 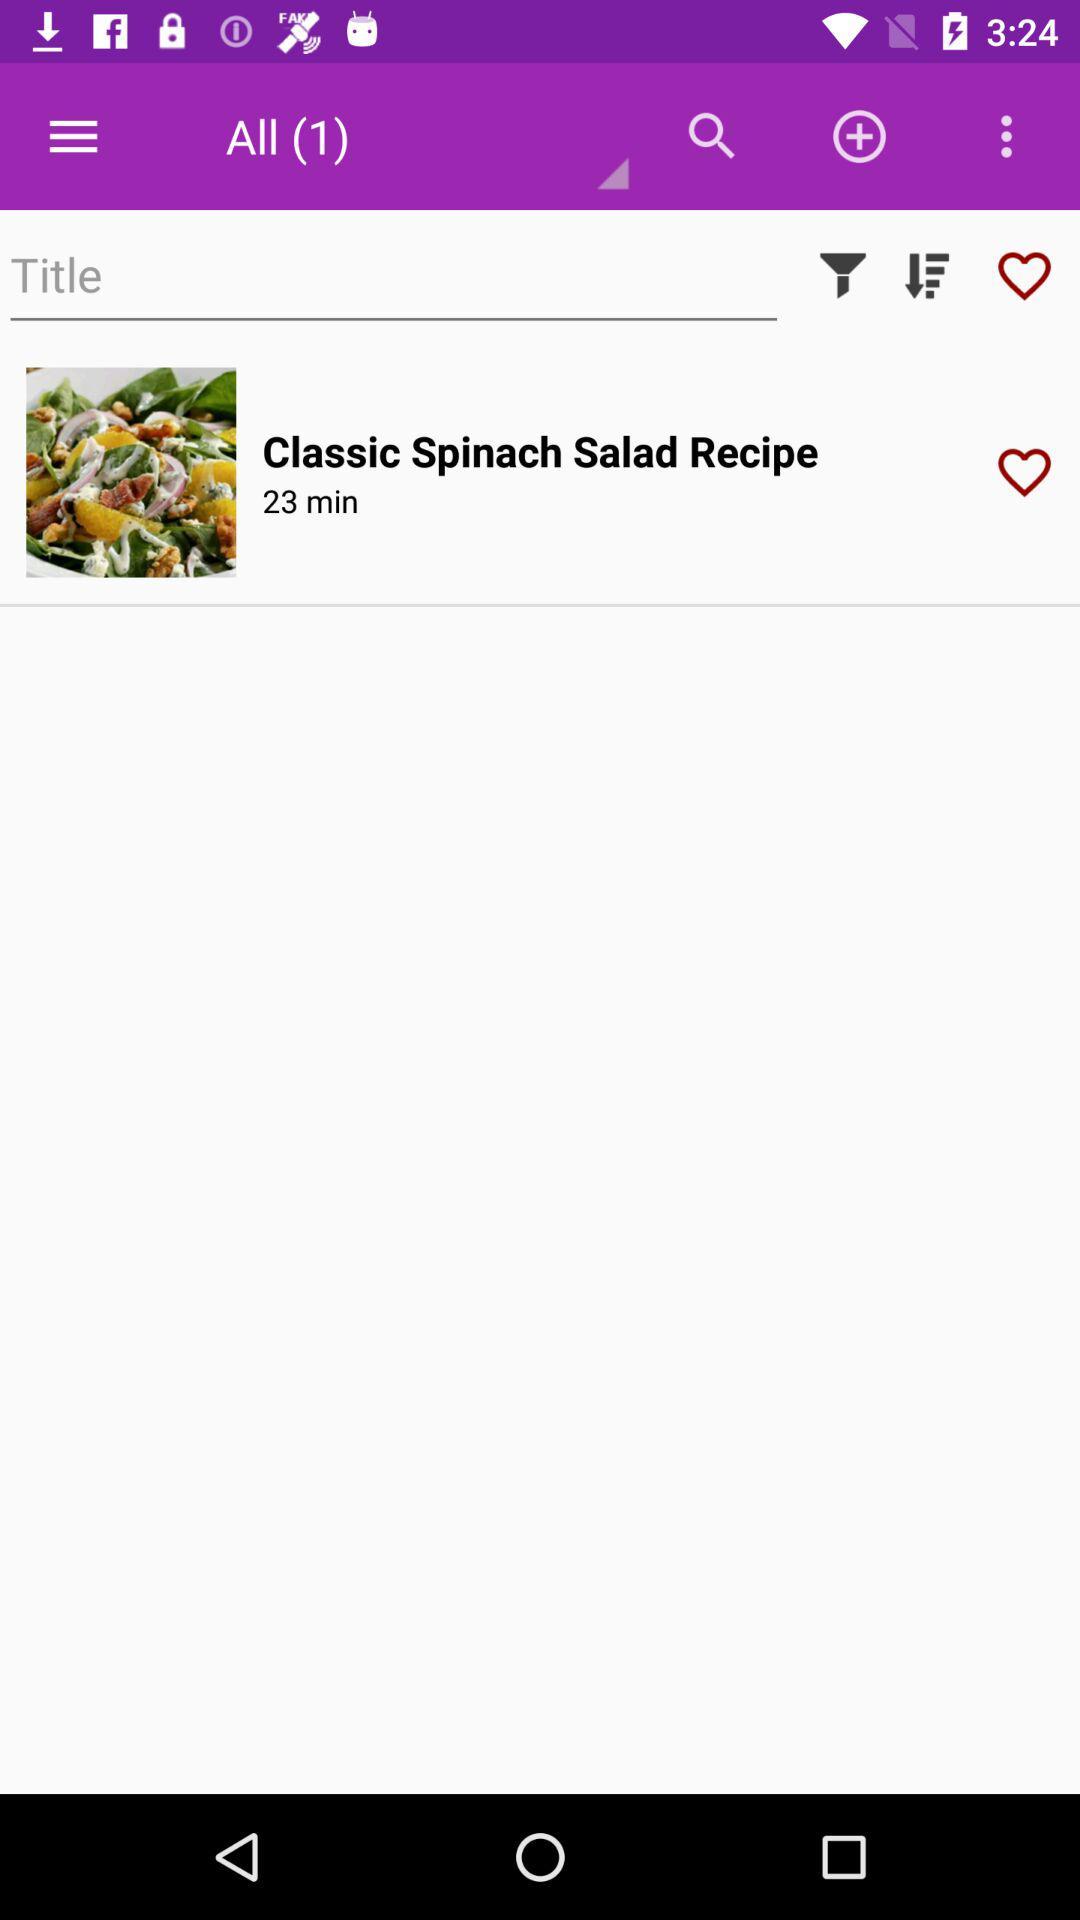 What do you see at coordinates (1031, 471) in the screenshot?
I see `the icon which is beside the text classic spinach salad recipe` at bounding box center [1031, 471].